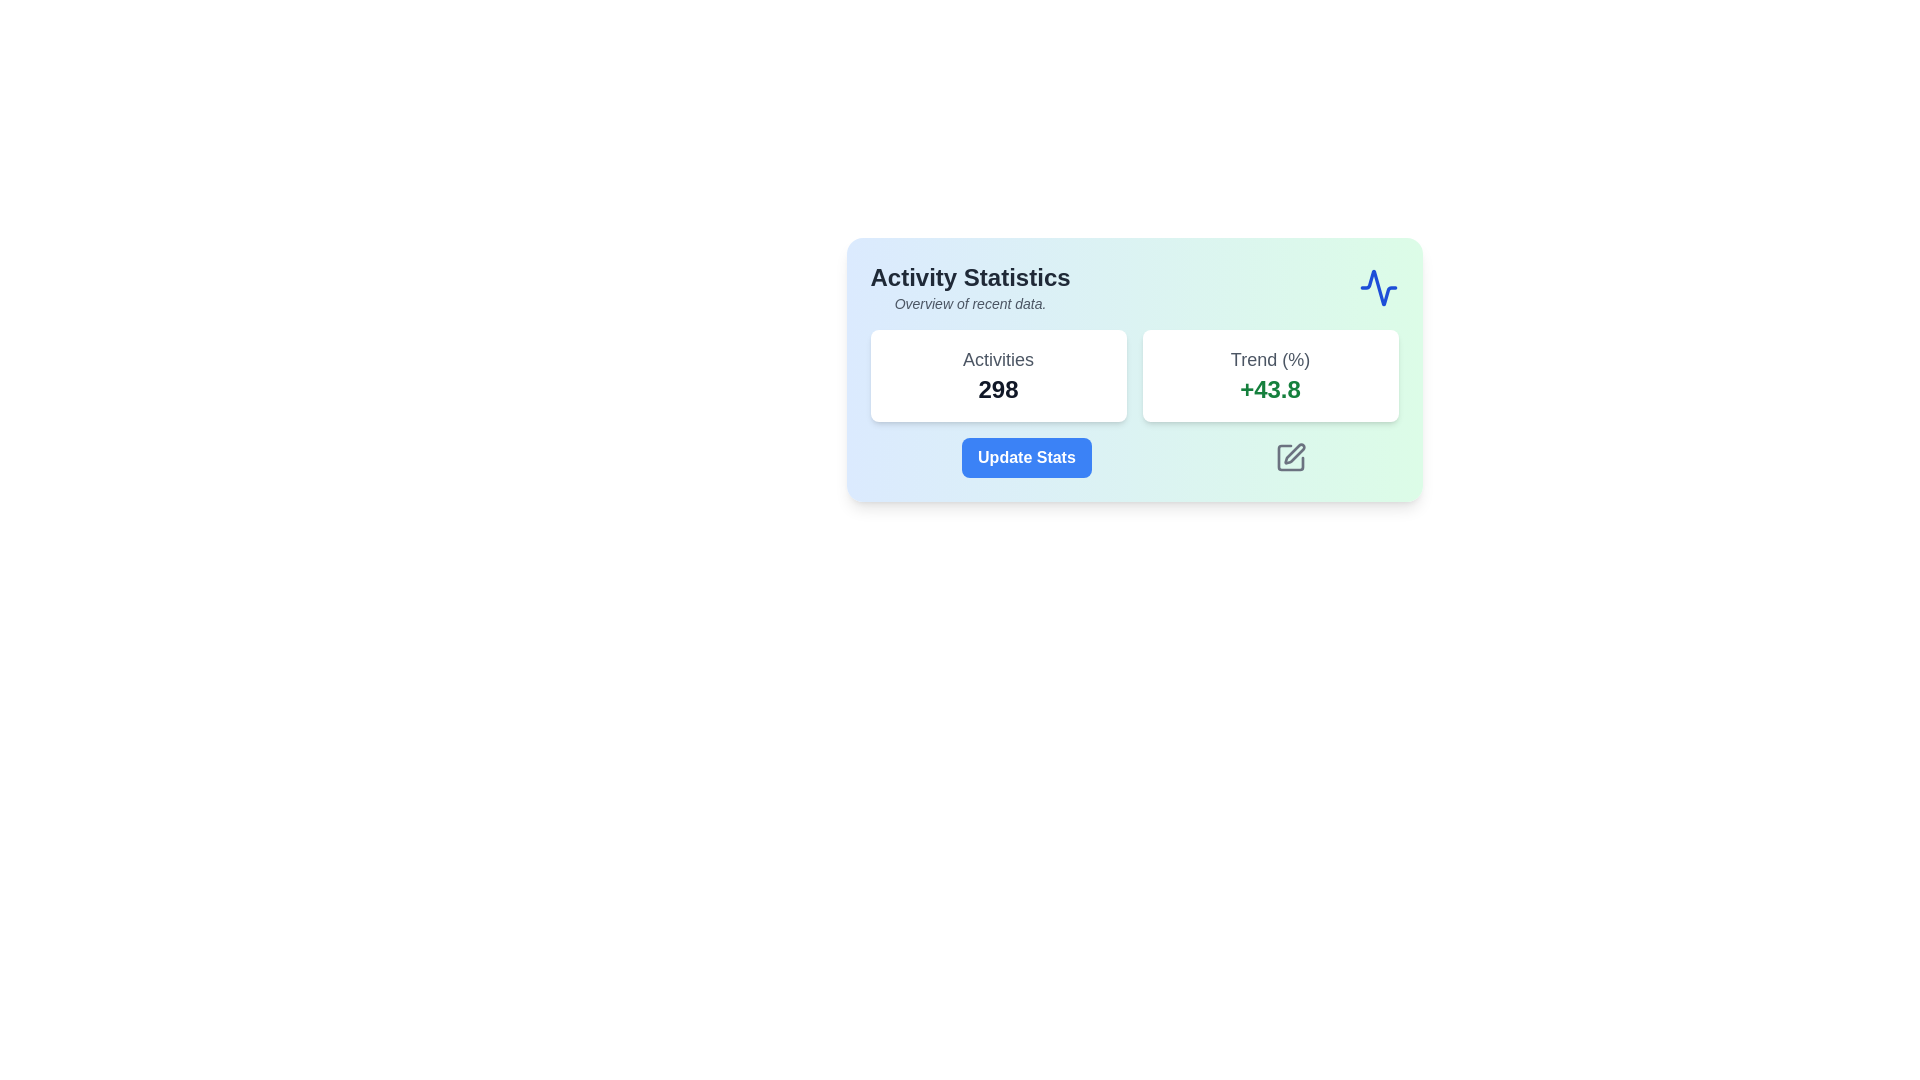  I want to click on the pencil icon in the square frame to initiate the edit function, located to the right of the 'Update Stats' button and slightly below the activity and trend statistics, so click(1291, 458).